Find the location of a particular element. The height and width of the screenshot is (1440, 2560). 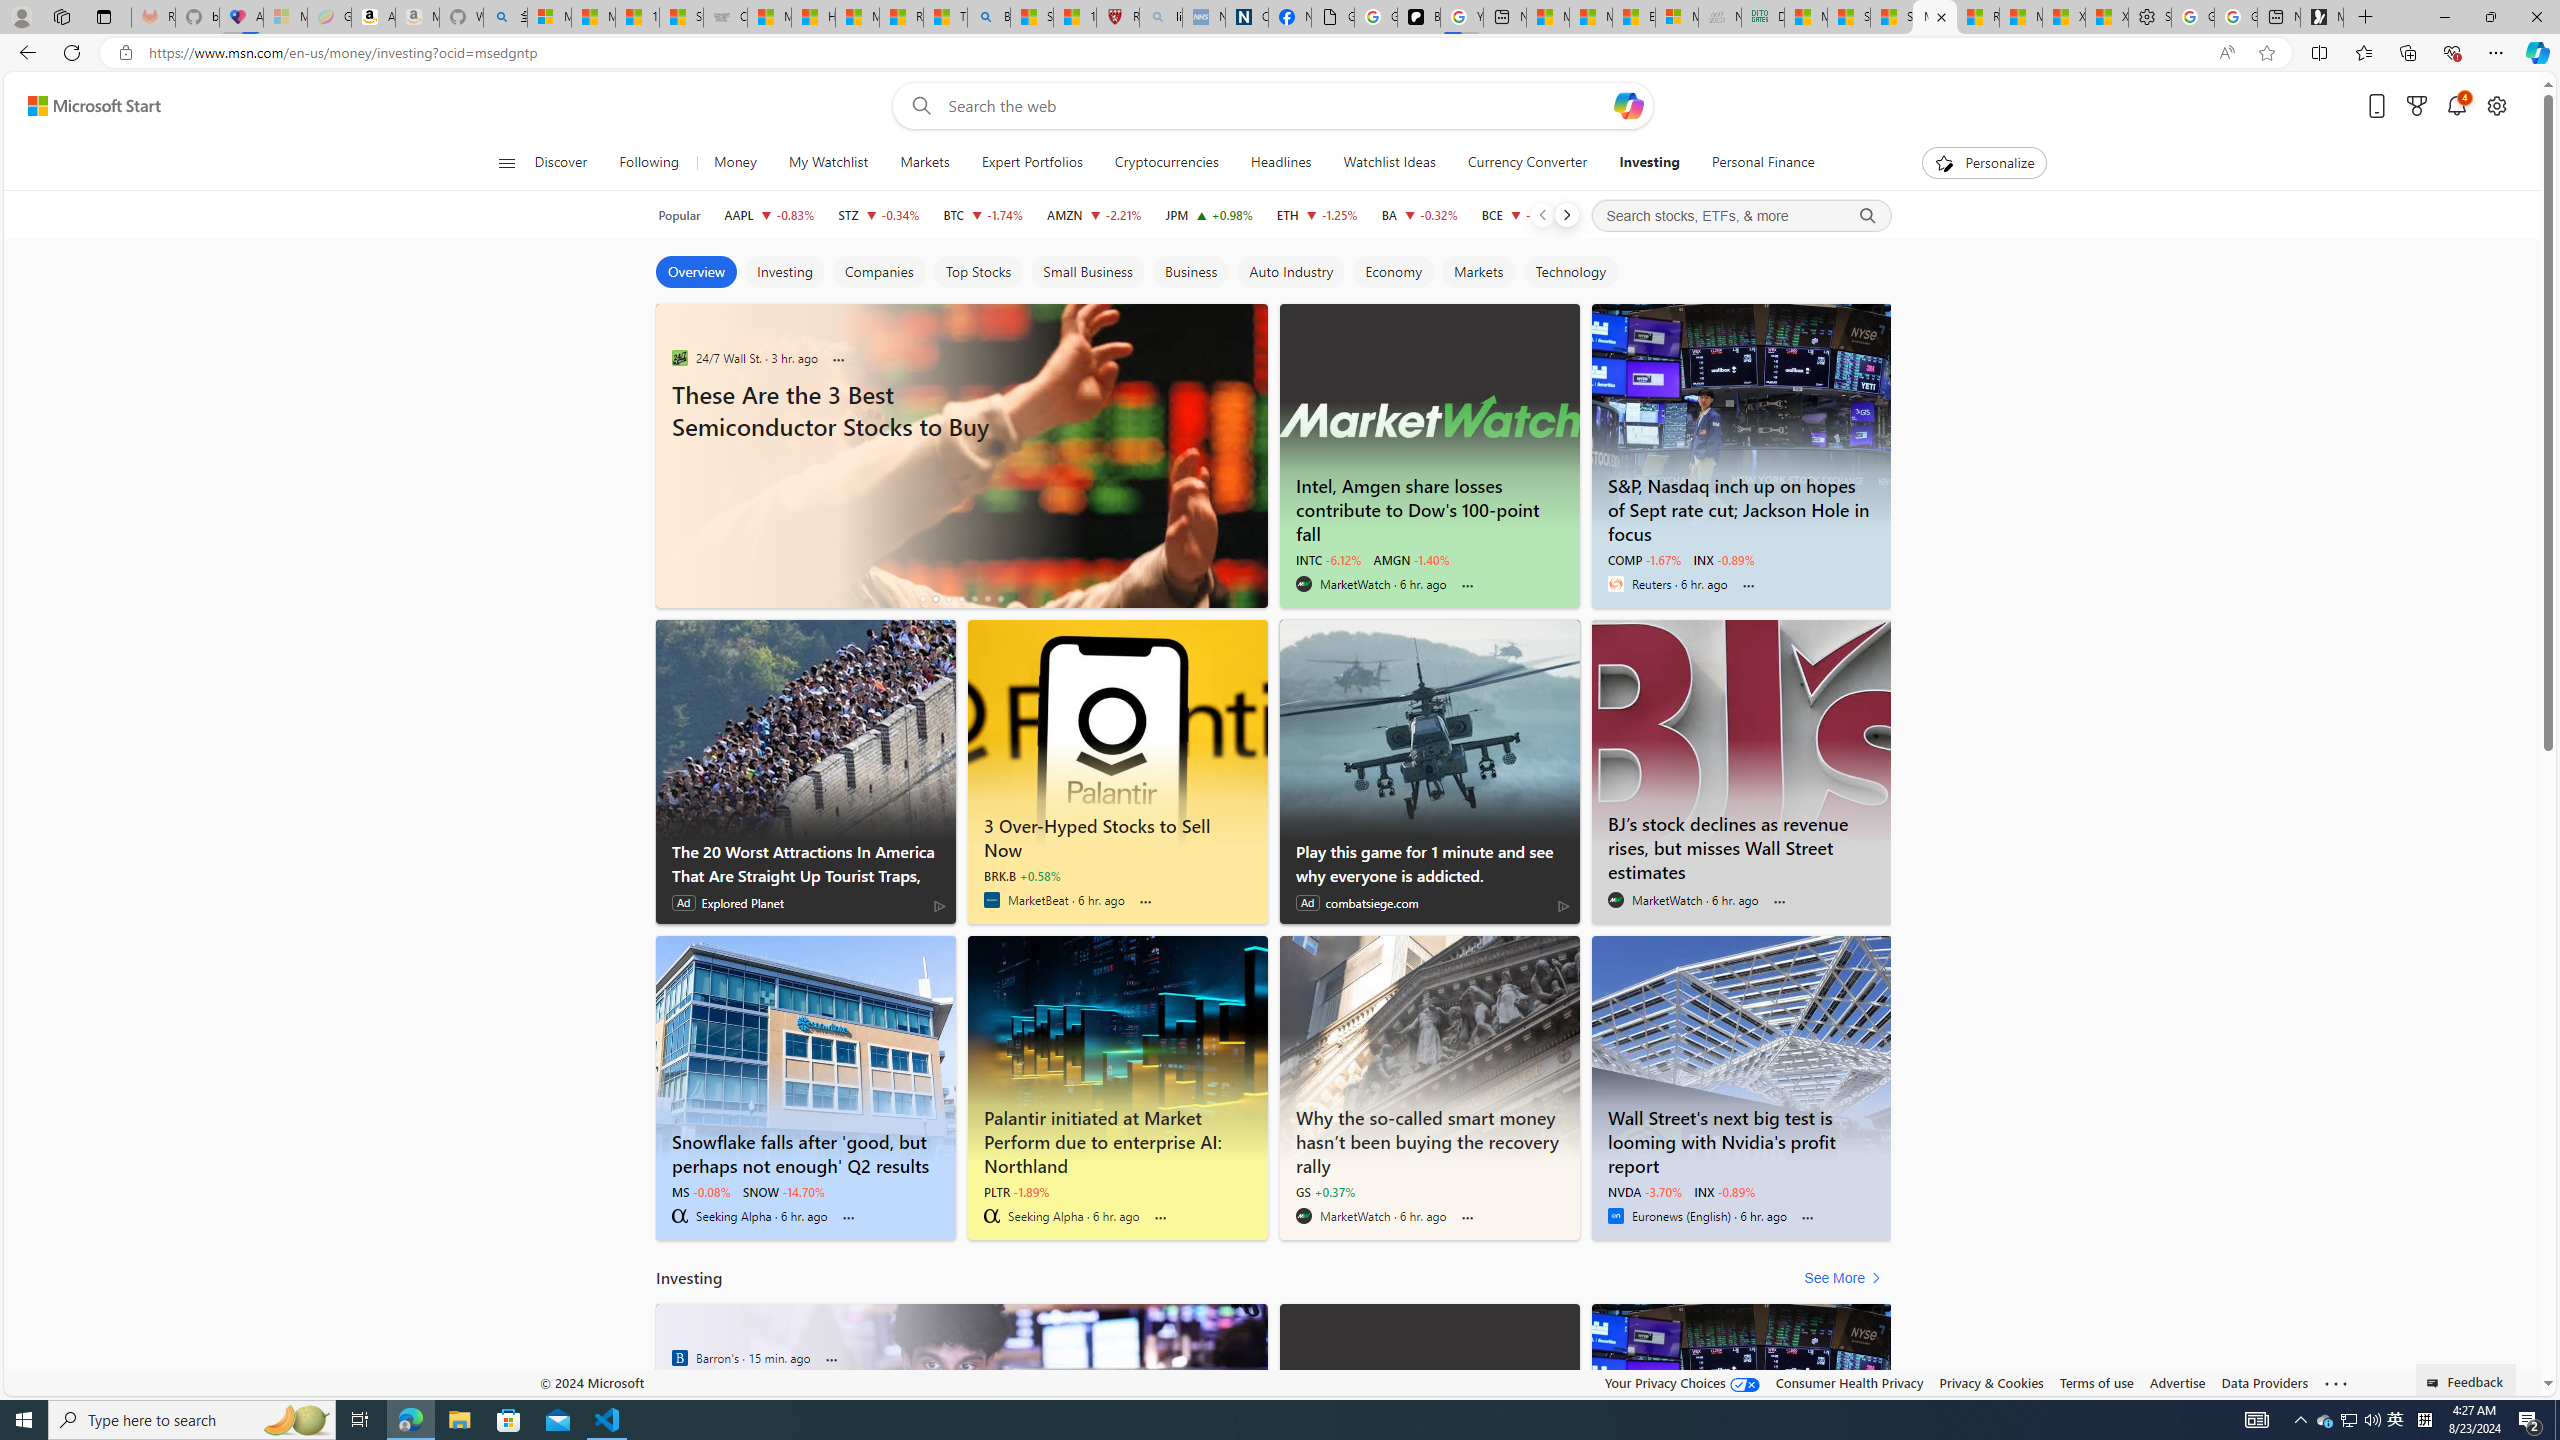

'3 Over-Hyped Stocks to Sell Now - MarketBeat' is located at coordinates (1116, 731).